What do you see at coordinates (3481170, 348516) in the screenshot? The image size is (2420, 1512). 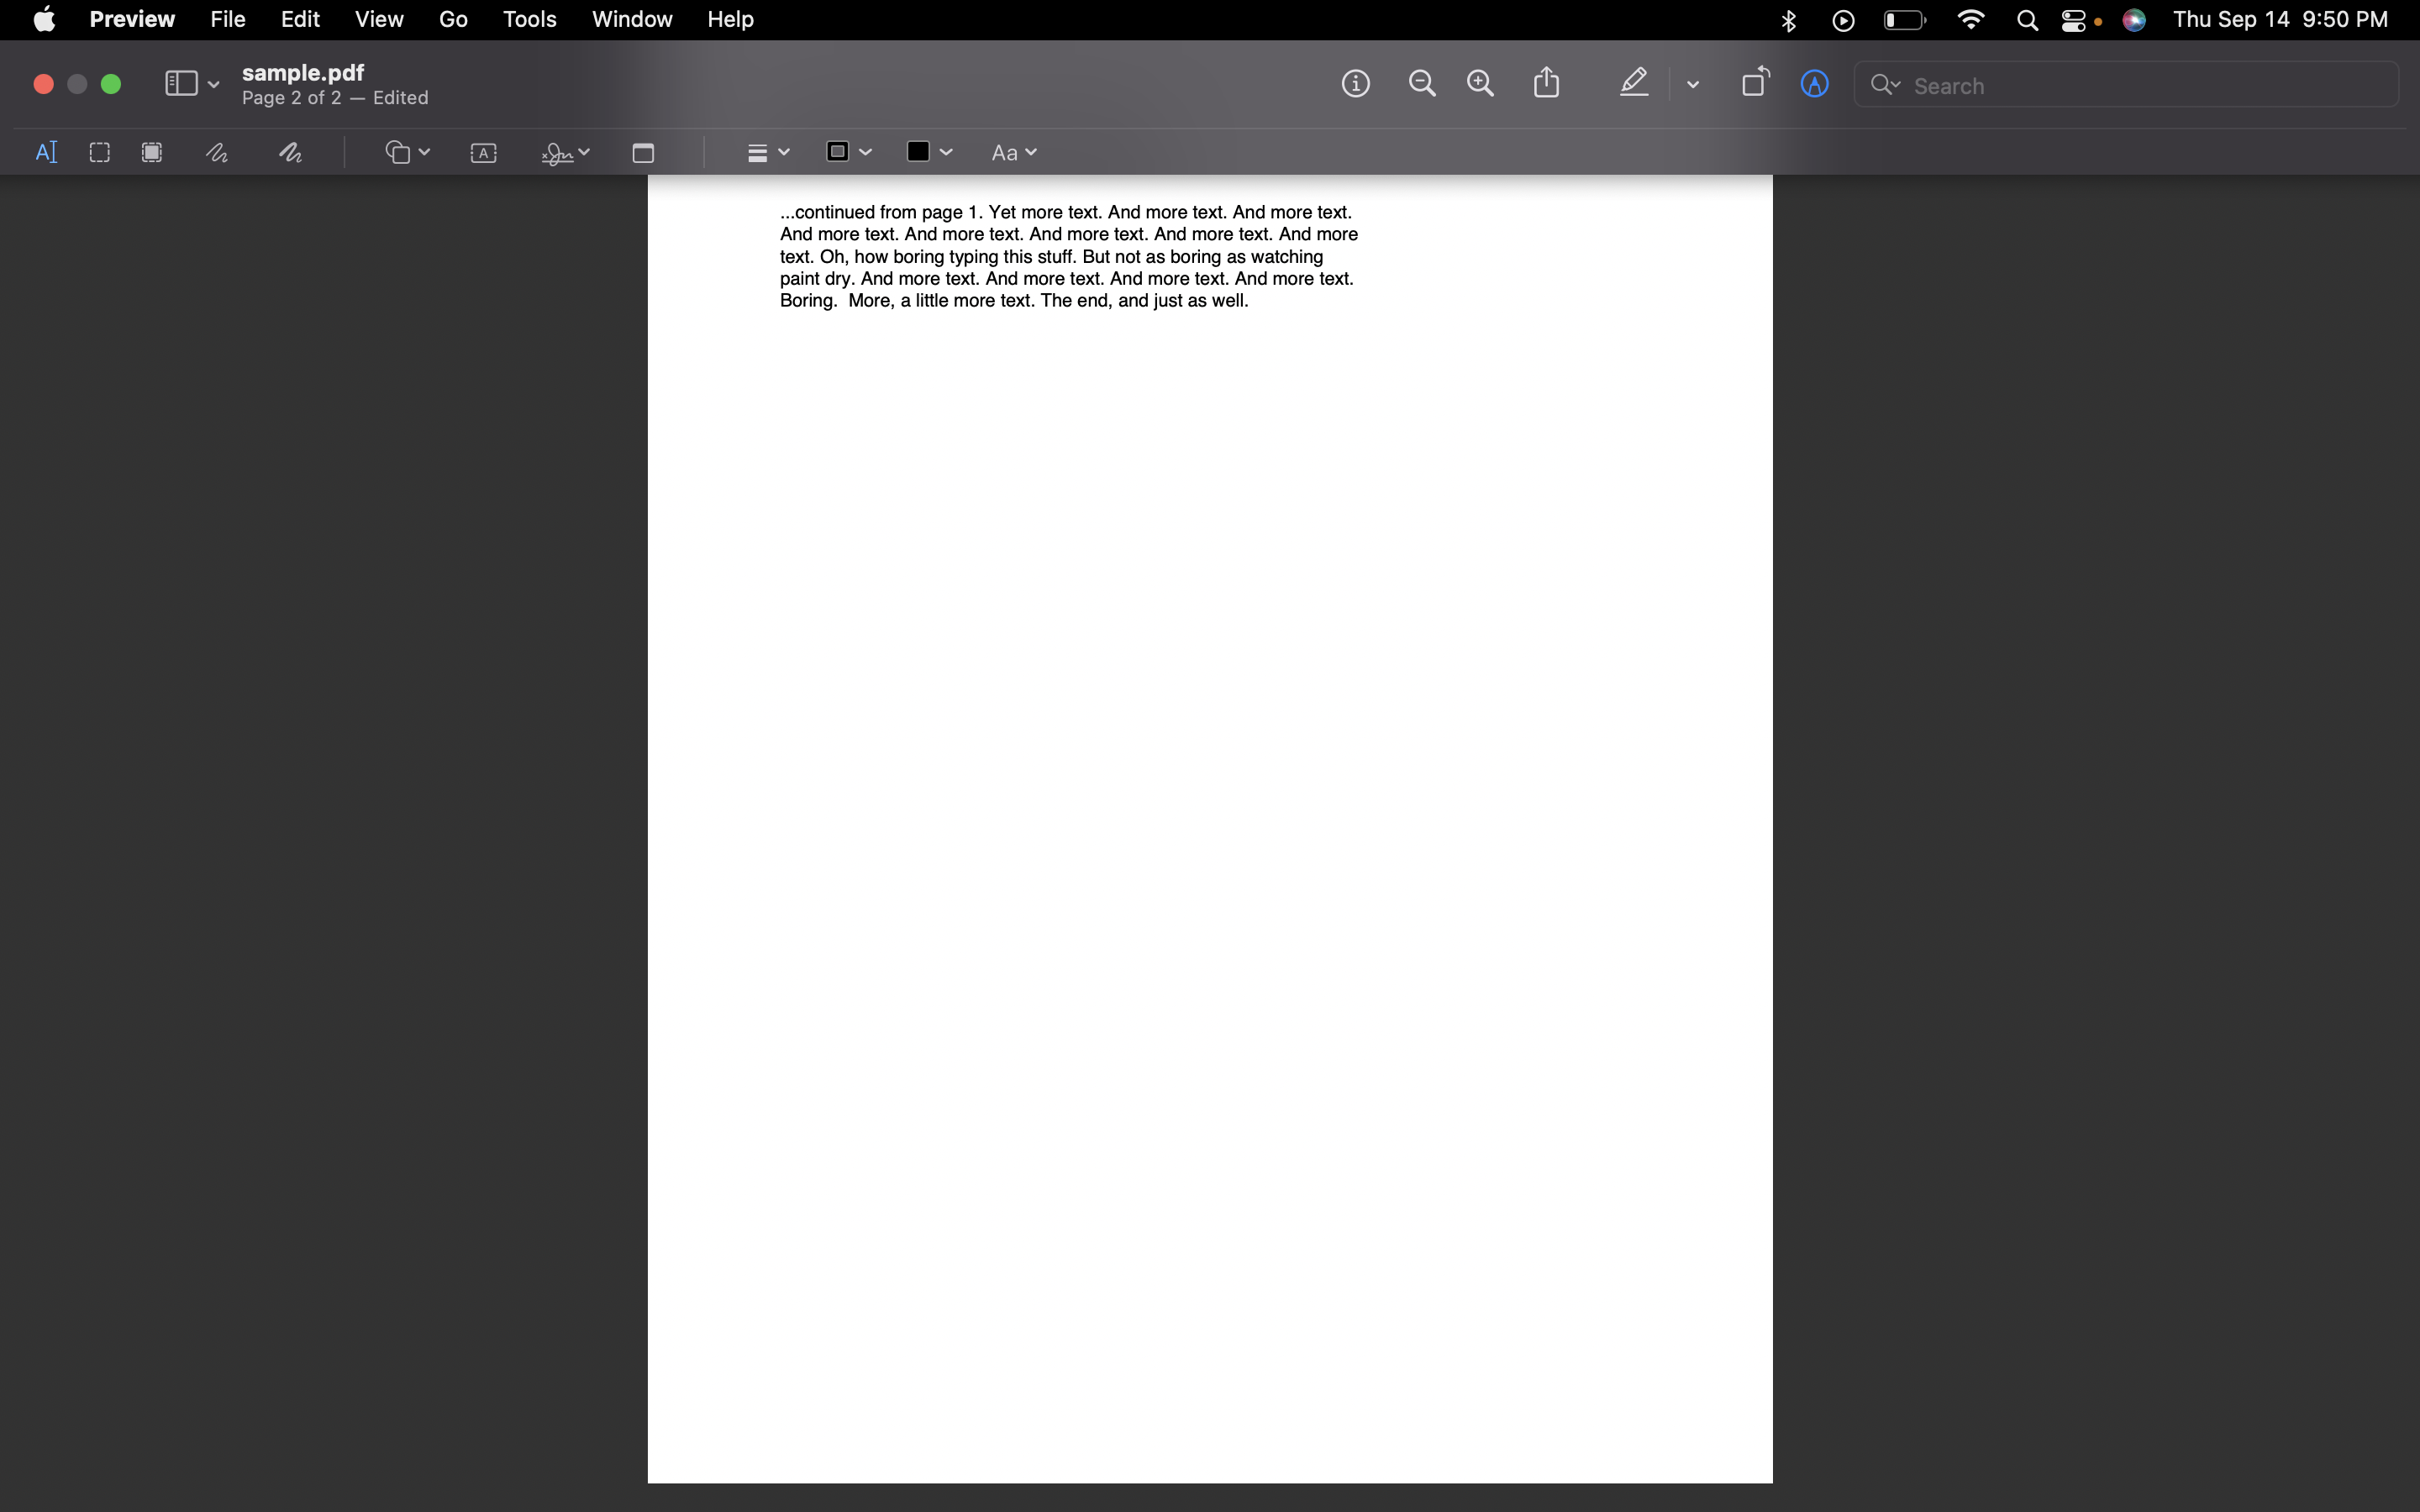 I see `Drag the mouse cursor from the beginning to the end of the page to select all content` at bounding box center [3481170, 348516].